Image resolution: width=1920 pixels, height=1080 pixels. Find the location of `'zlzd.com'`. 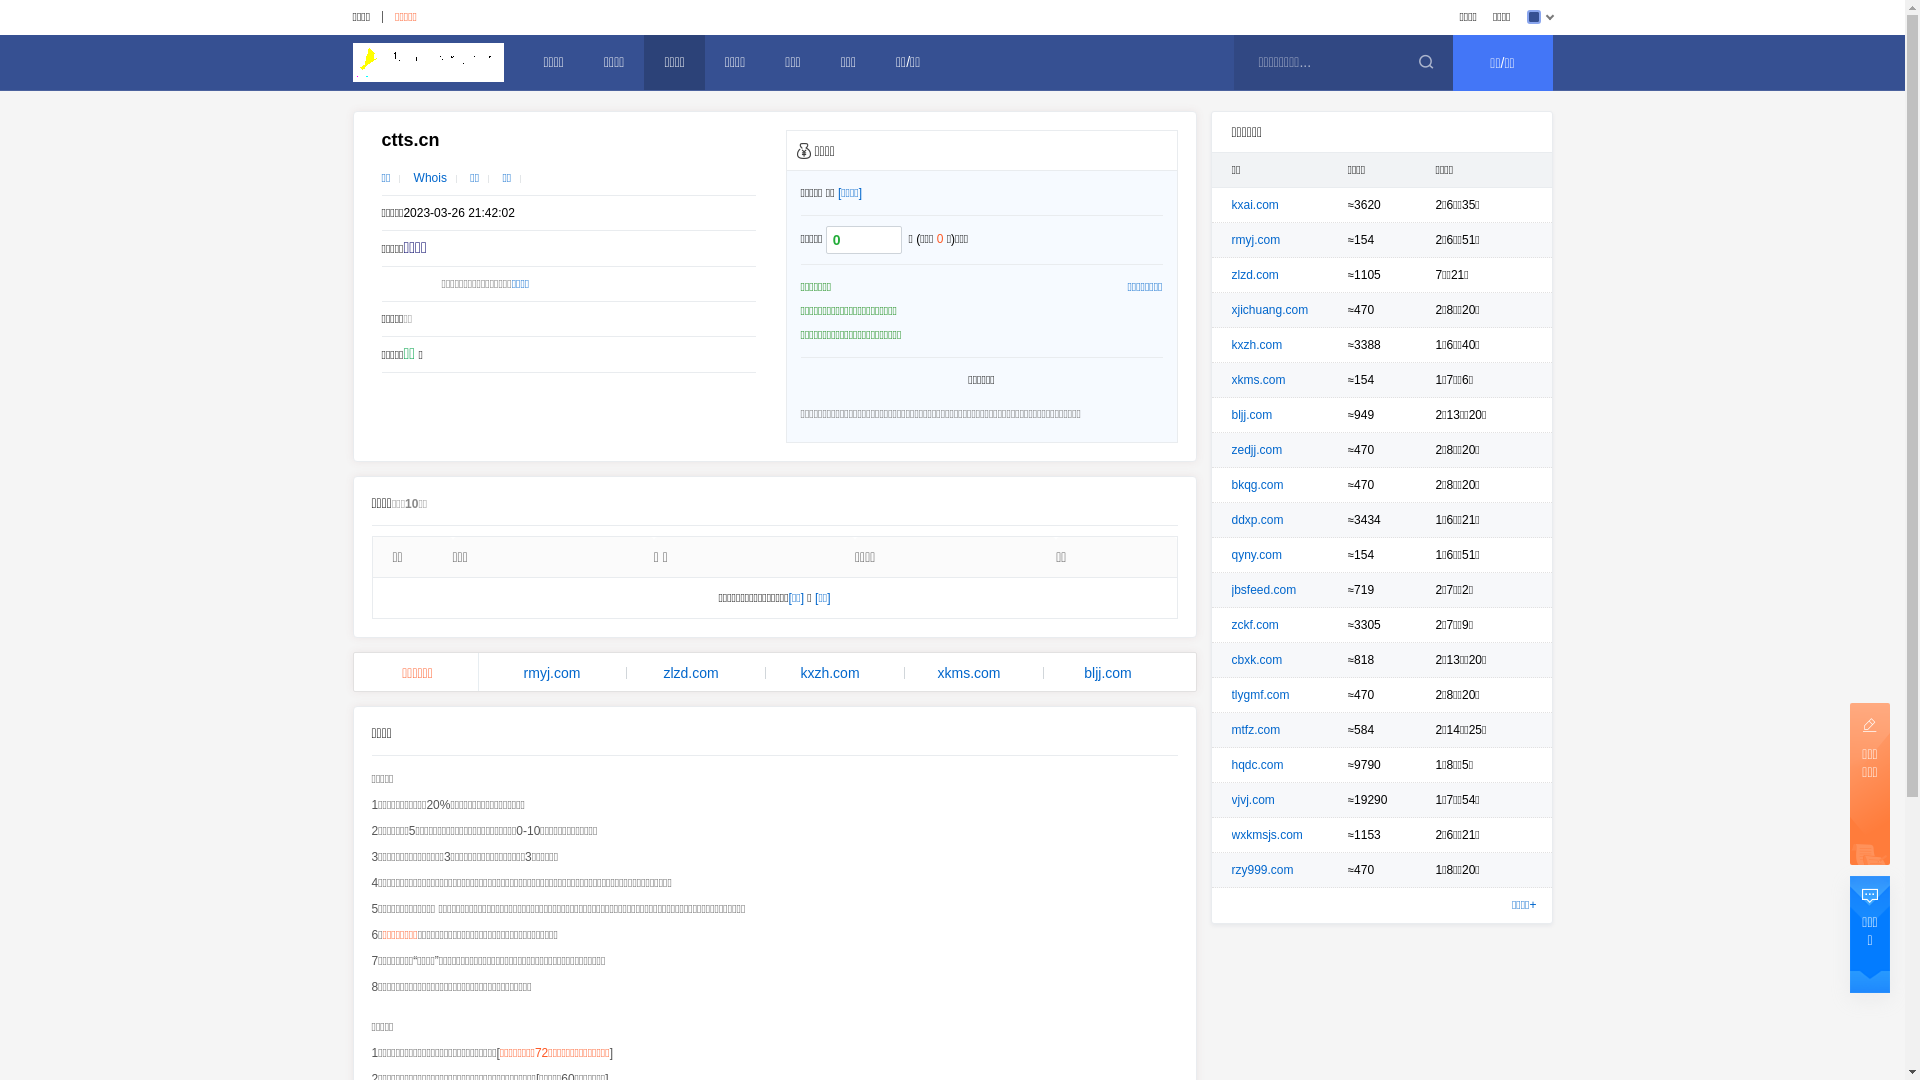

'zlzd.com' is located at coordinates (691, 672).